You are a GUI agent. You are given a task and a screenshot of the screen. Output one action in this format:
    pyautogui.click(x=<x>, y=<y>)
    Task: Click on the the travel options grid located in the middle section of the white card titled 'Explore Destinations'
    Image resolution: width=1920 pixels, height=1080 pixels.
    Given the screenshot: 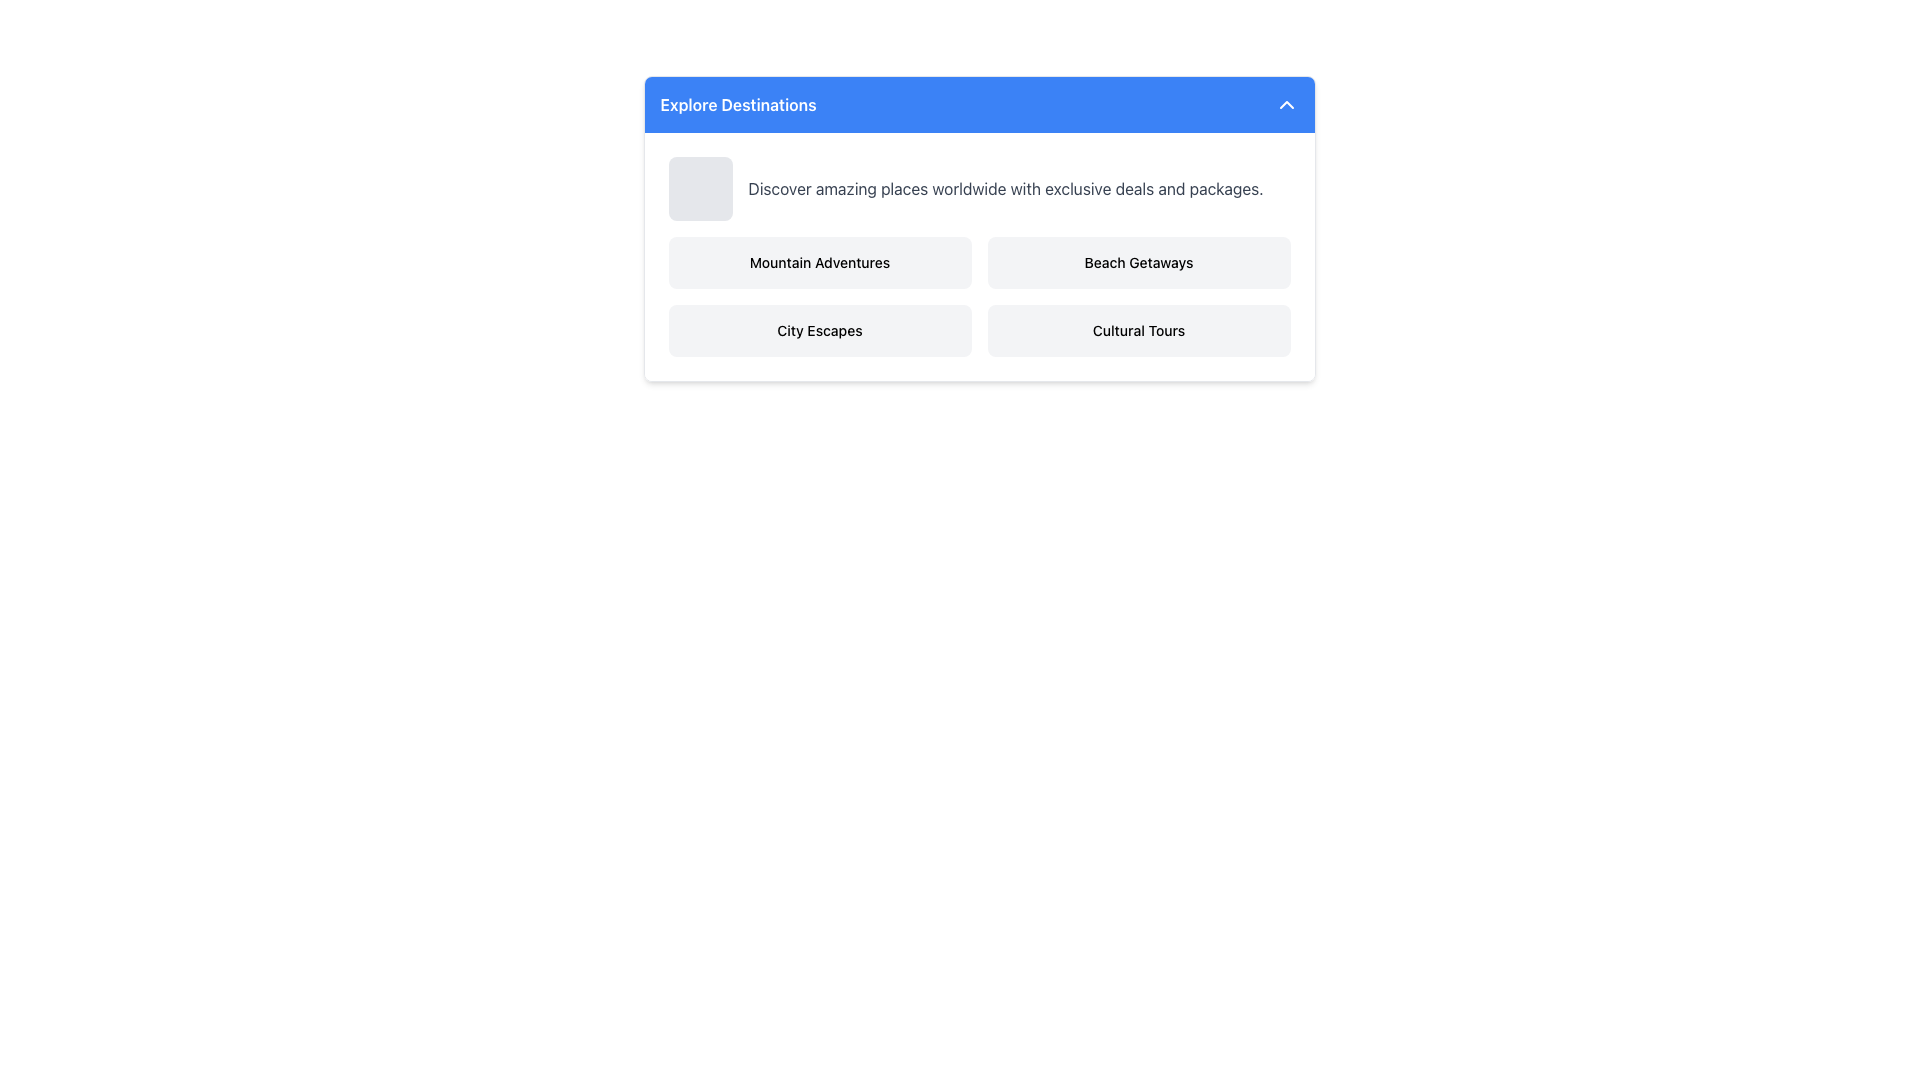 What is the action you would take?
    pyautogui.click(x=979, y=297)
    